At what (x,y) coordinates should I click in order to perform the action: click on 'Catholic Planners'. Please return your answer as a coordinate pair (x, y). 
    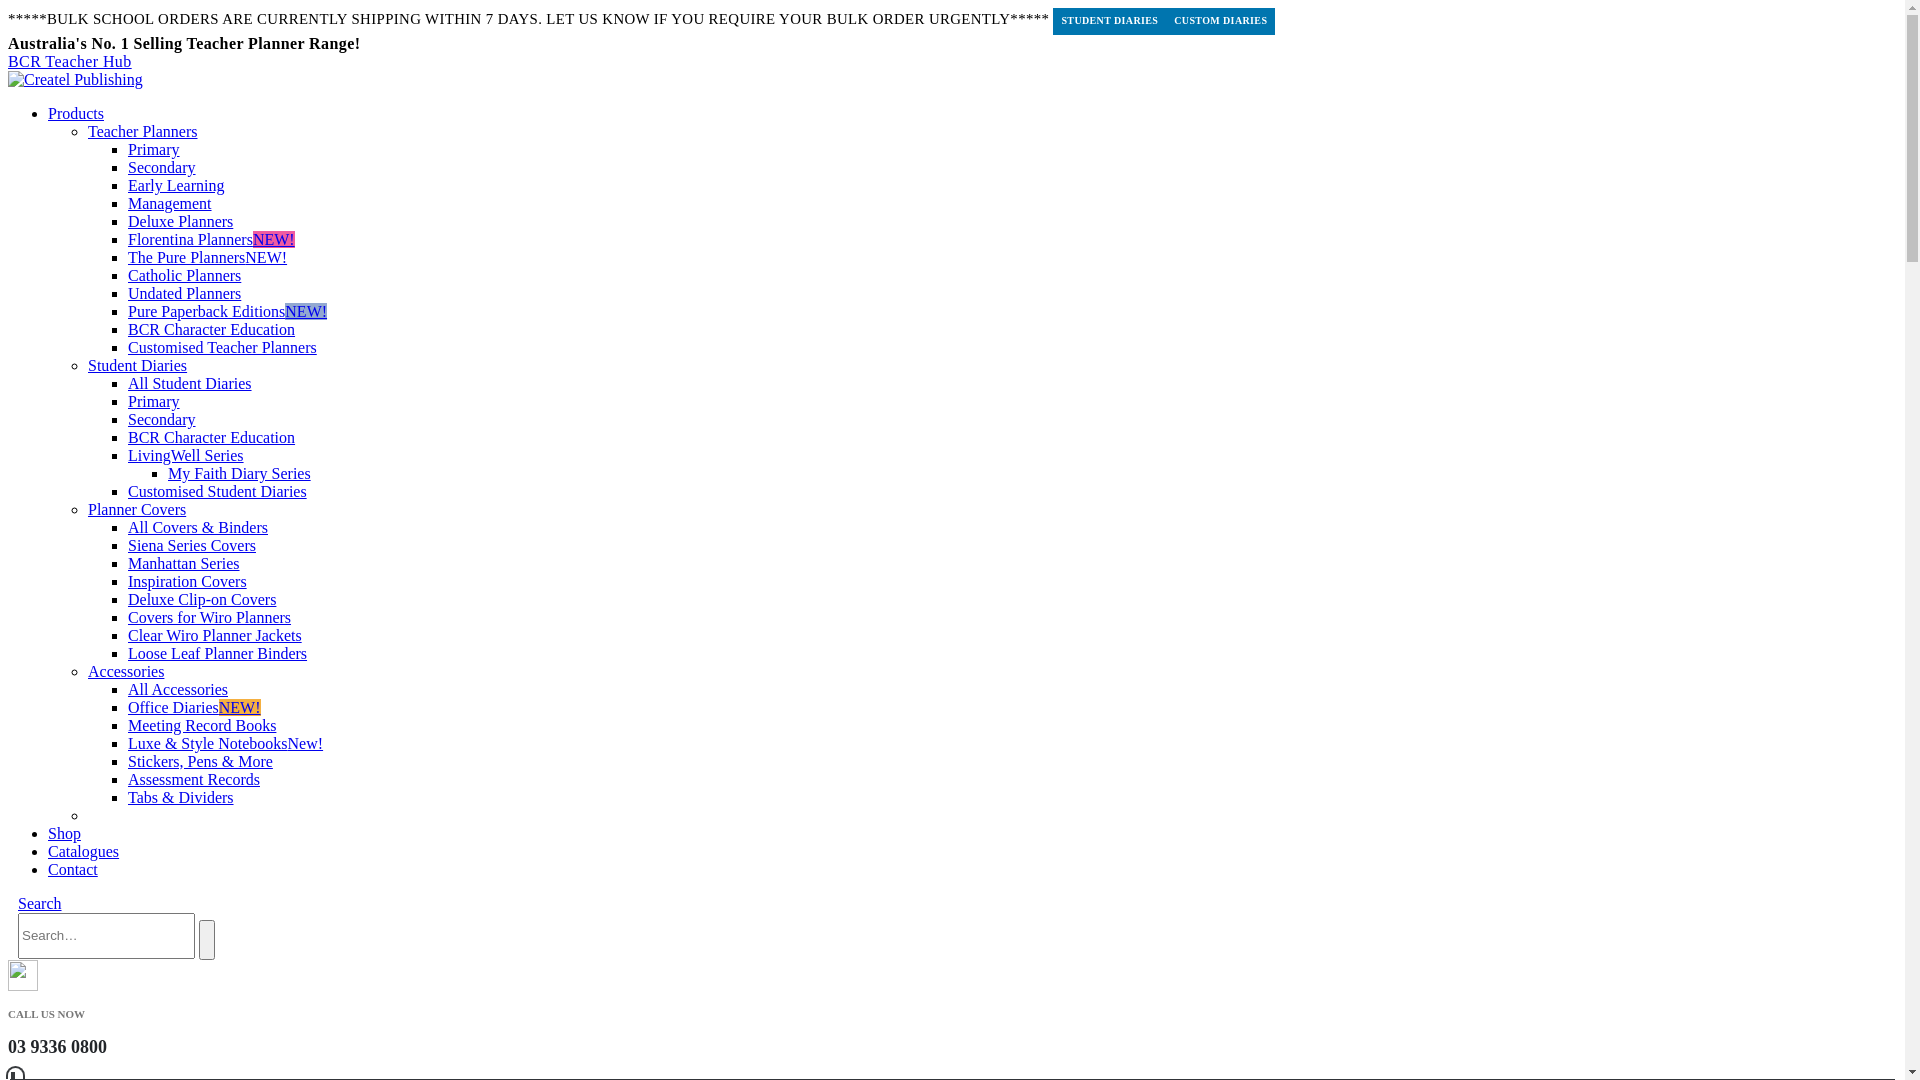
    Looking at the image, I should click on (184, 275).